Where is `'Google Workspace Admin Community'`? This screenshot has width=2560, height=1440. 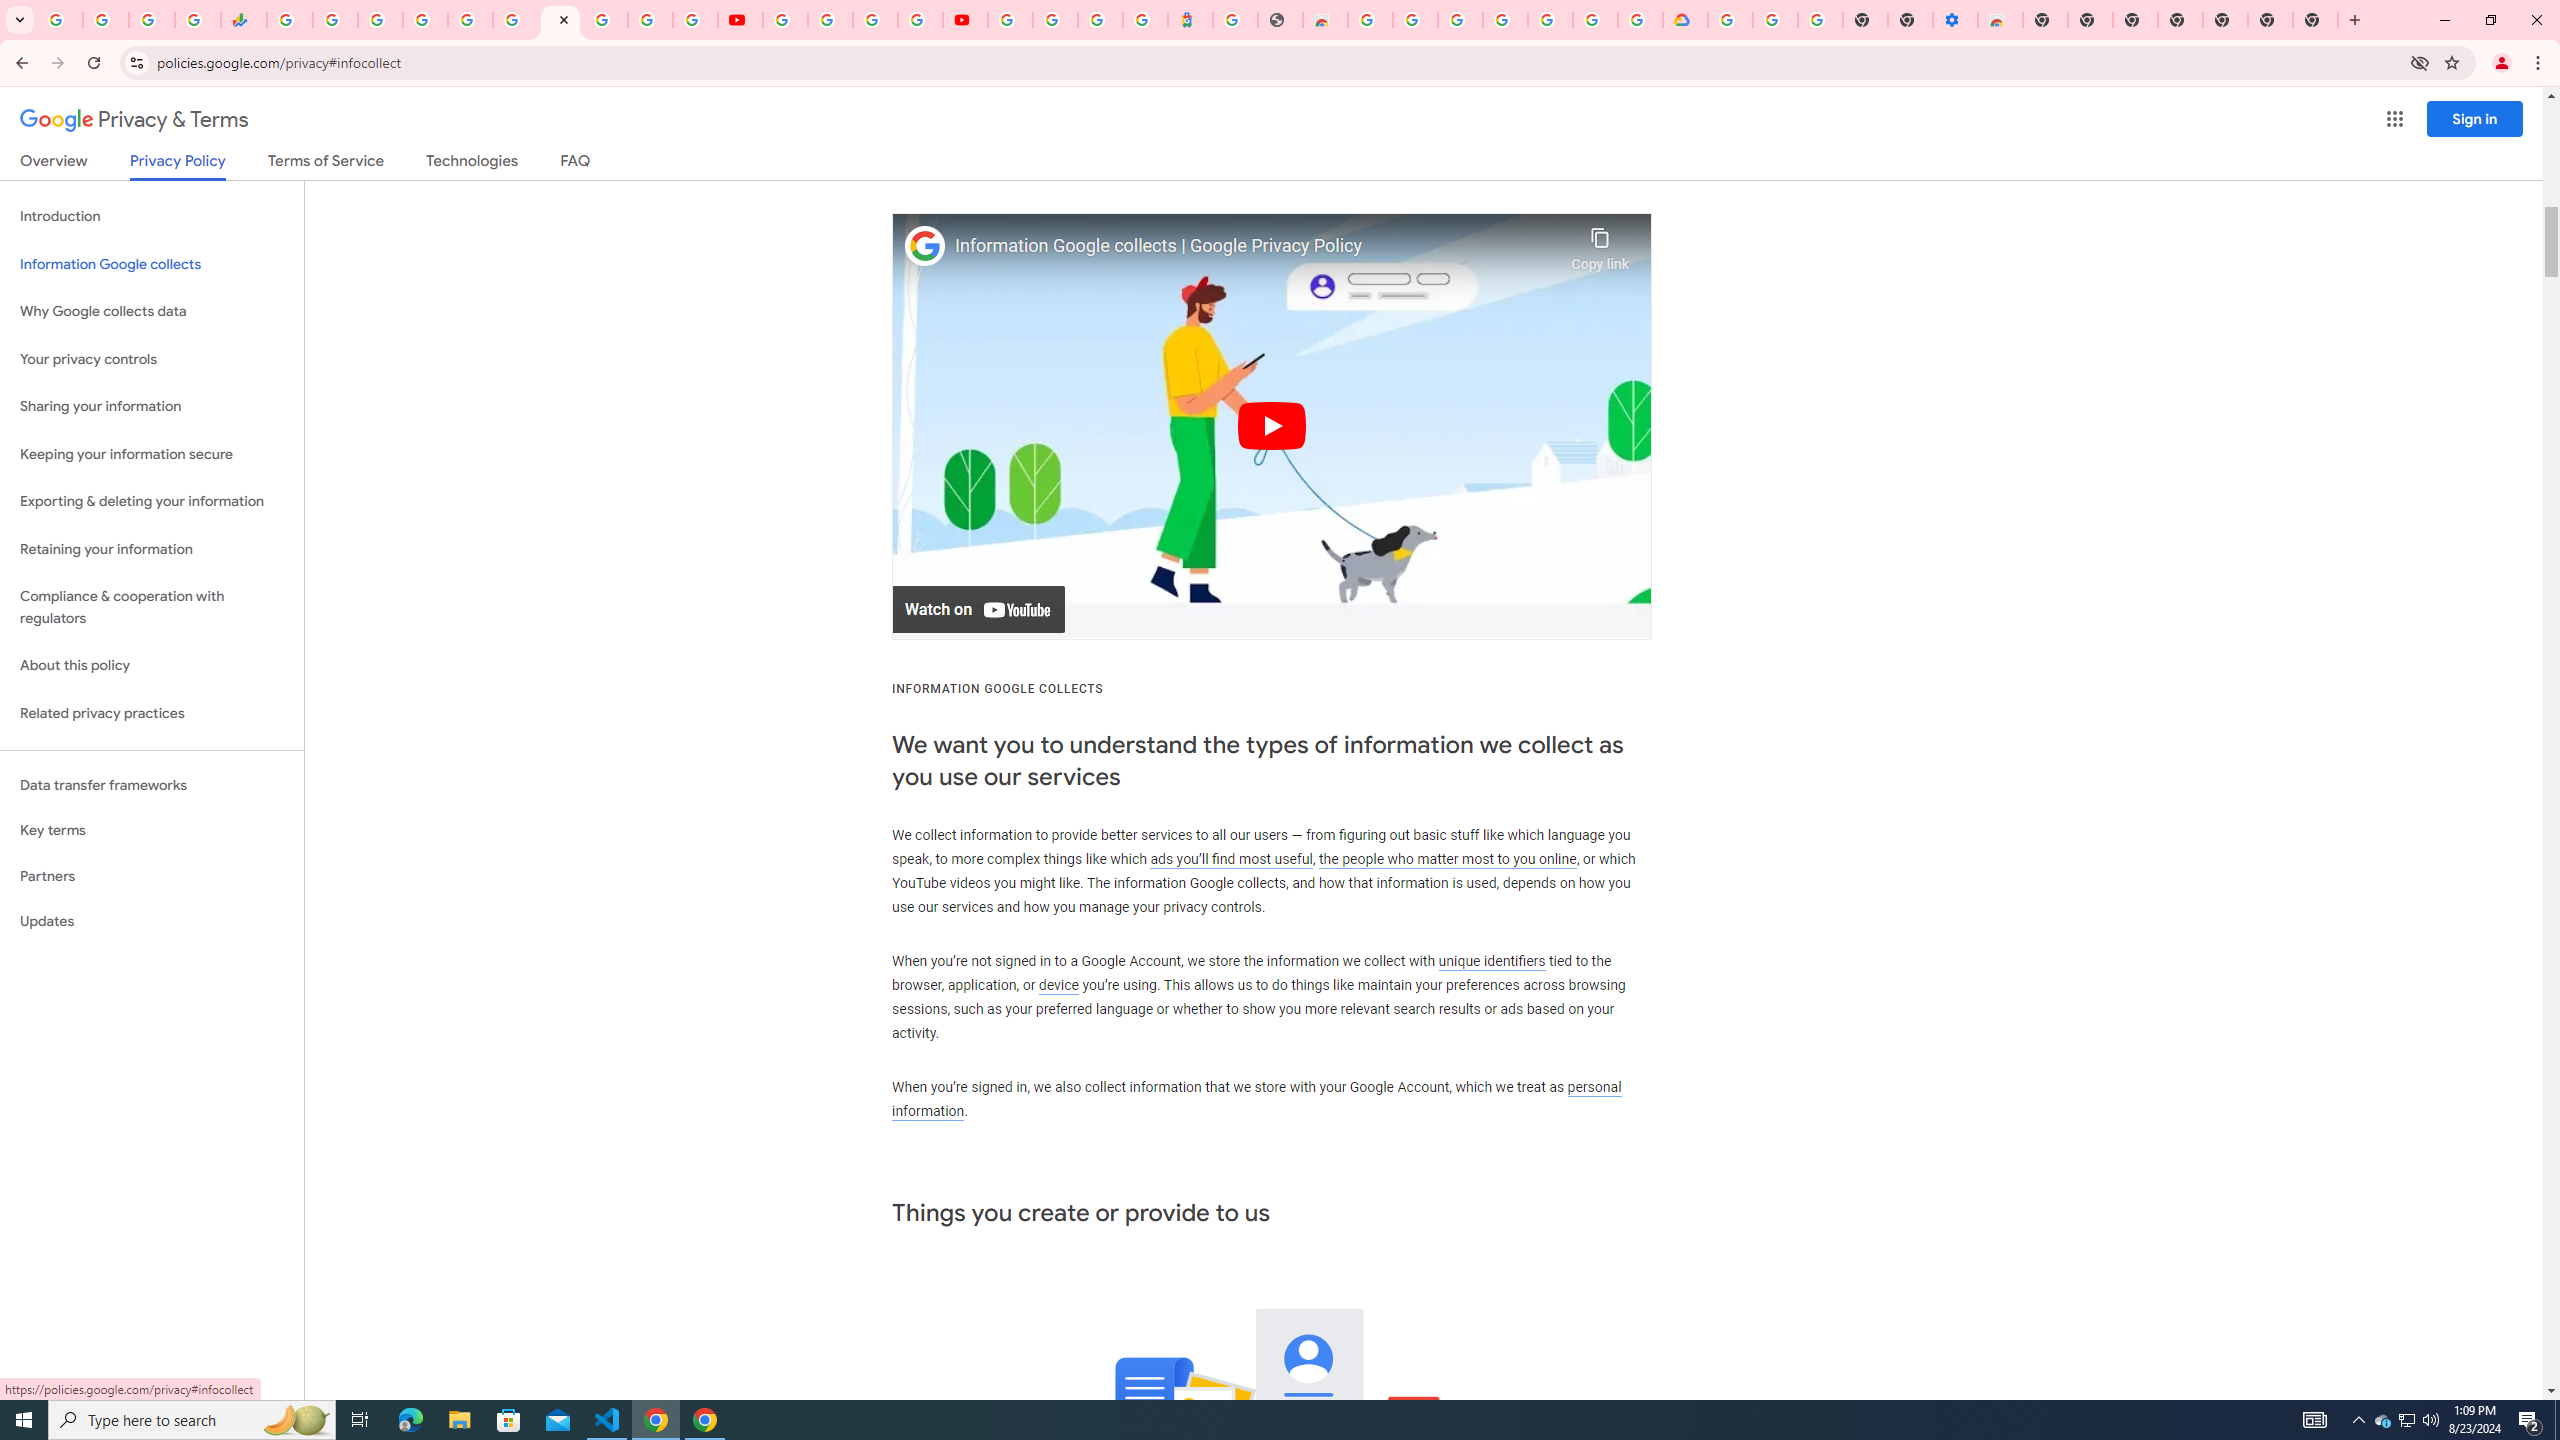
'Google Workspace Admin Community' is located at coordinates (60, 19).